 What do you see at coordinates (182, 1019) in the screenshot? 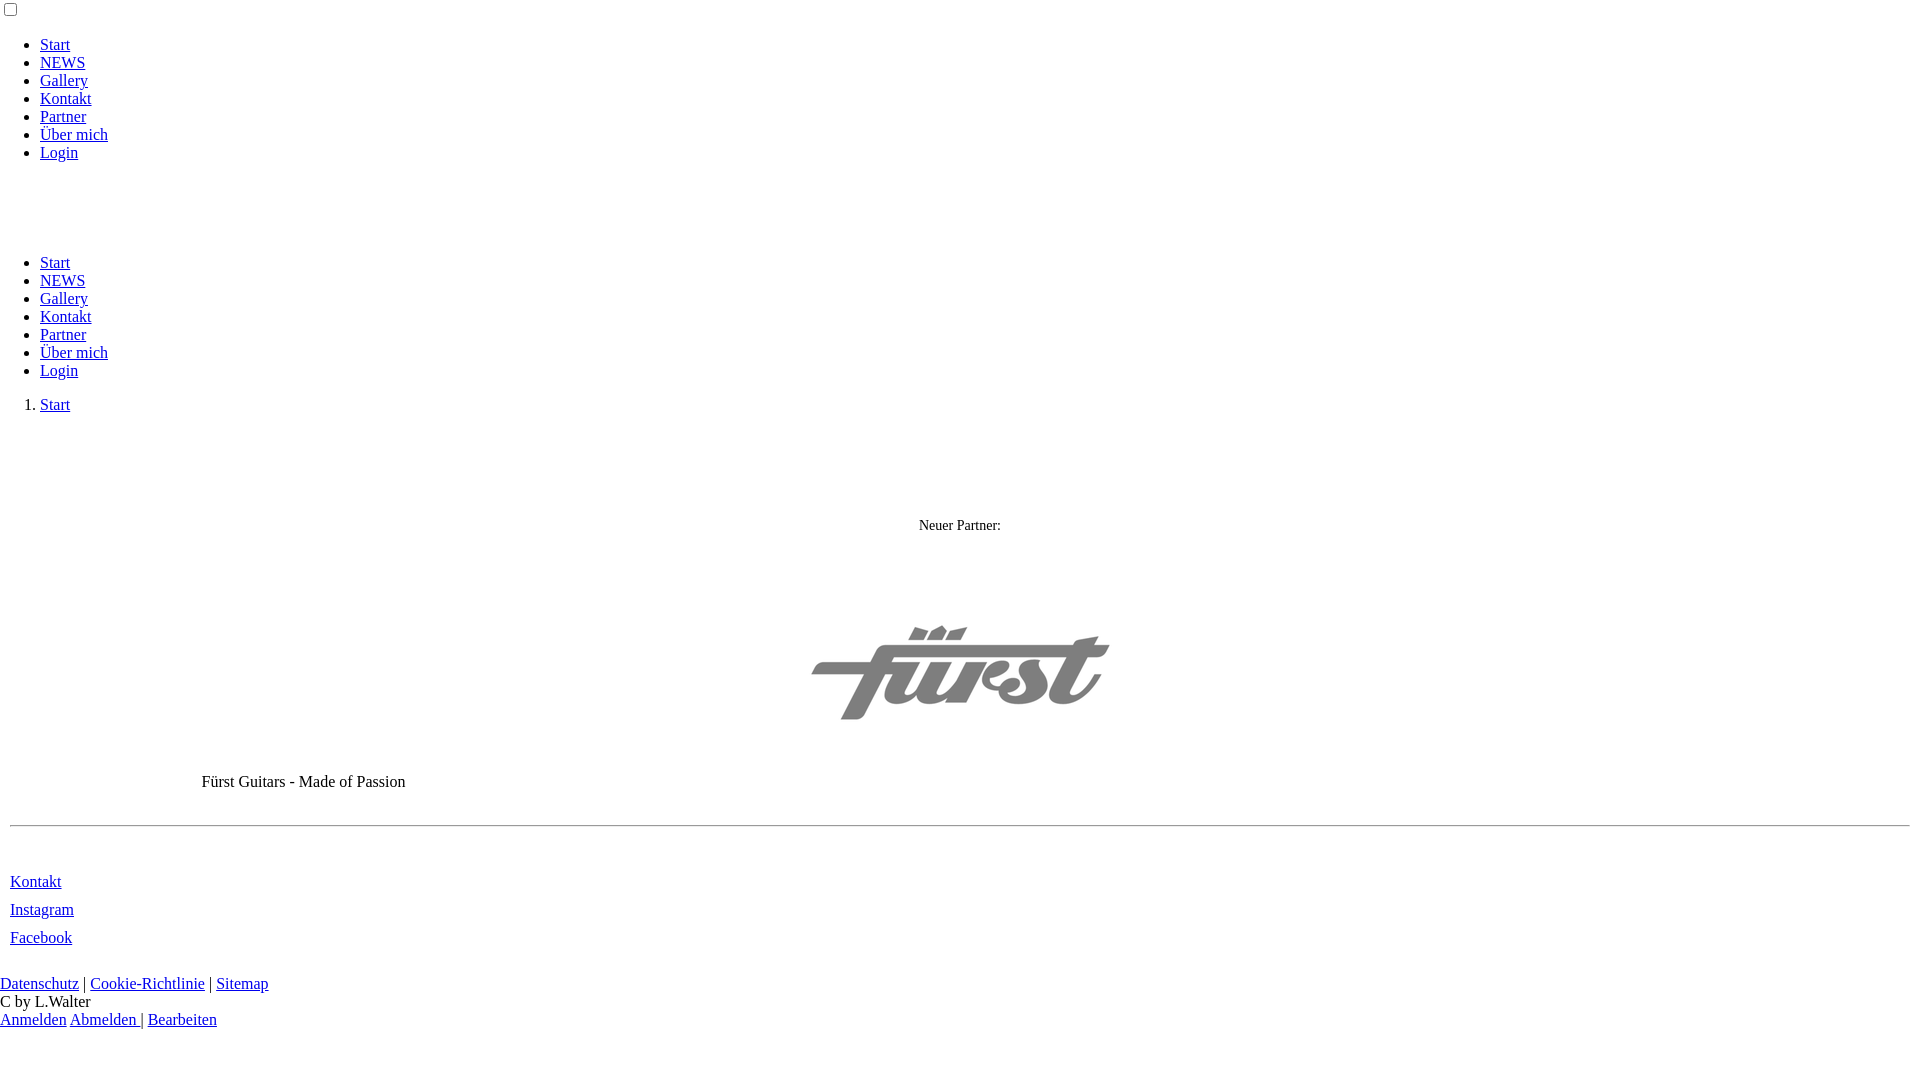
I see `'Bearbeiten'` at bounding box center [182, 1019].